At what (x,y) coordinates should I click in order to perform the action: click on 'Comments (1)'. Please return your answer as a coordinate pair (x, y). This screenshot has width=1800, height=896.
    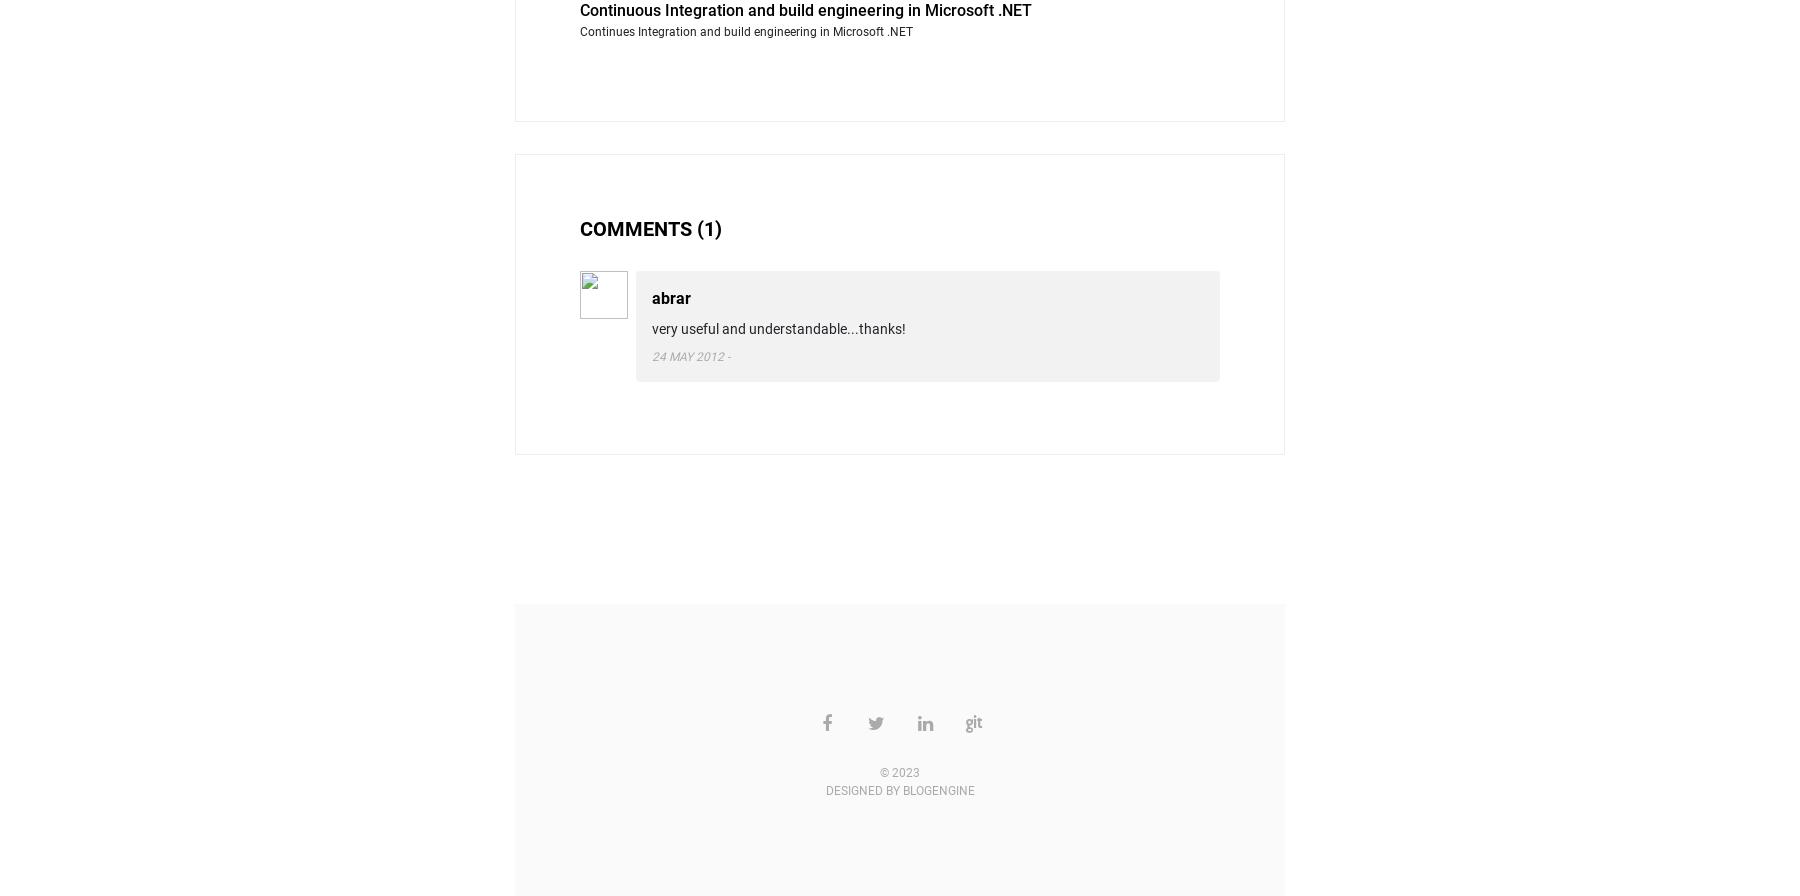
    Looking at the image, I should click on (651, 228).